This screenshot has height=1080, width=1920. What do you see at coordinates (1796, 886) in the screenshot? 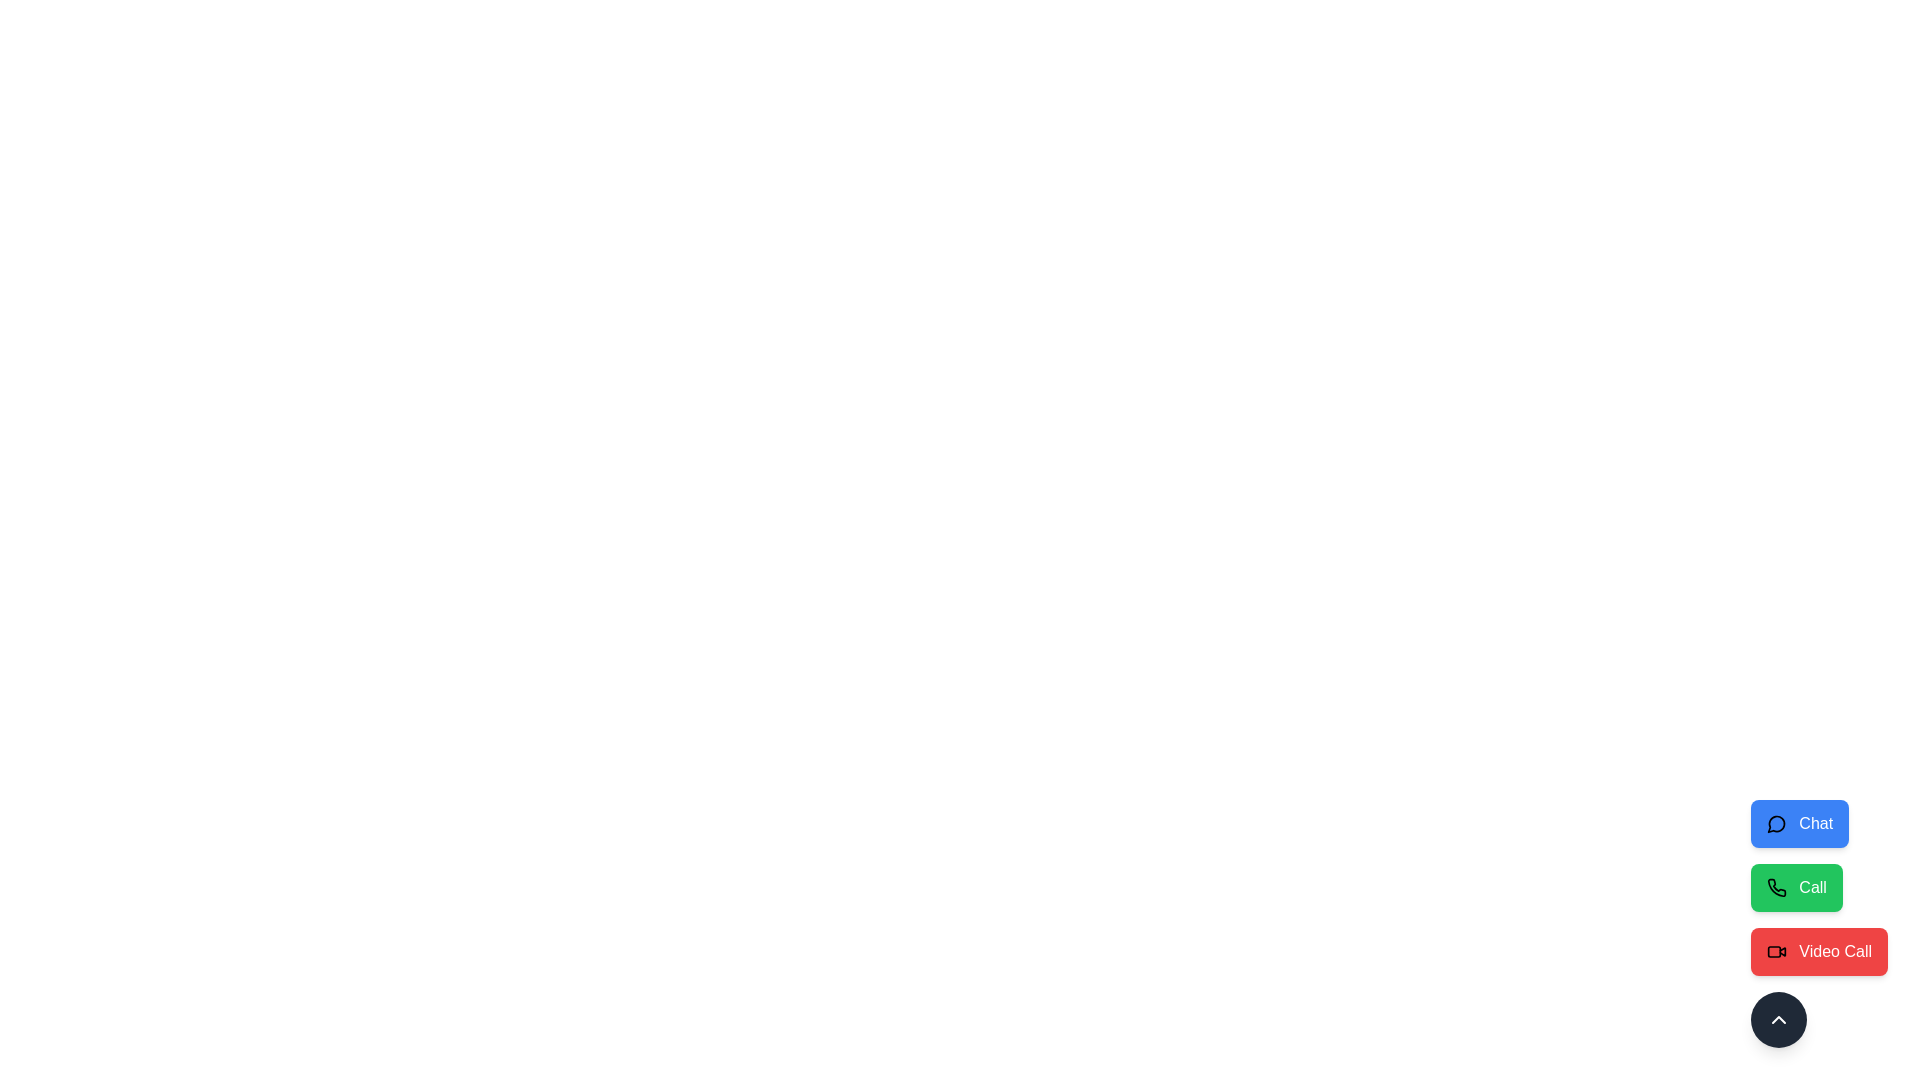
I see `the 'Call' button to initiate a call` at bounding box center [1796, 886].